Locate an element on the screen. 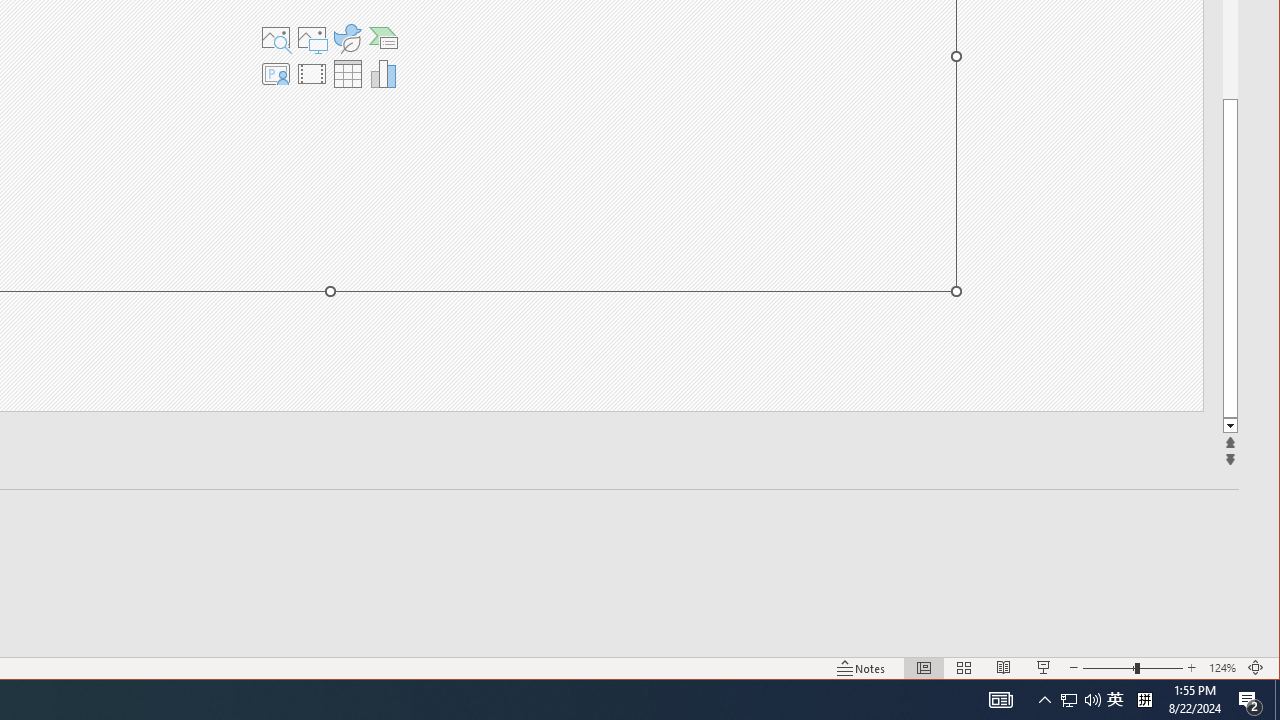  'Zoom 124%' is located at coordinates (1221, 668).